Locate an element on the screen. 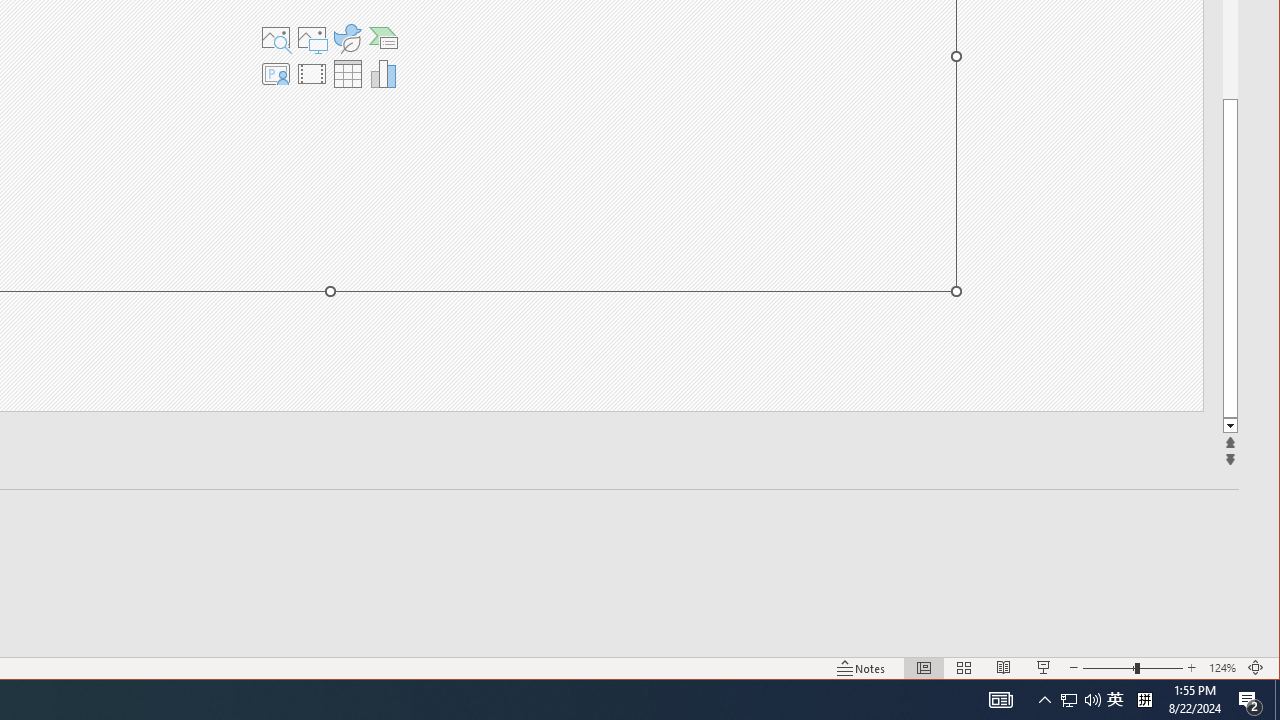  'Zoom 124%' is located at coordinates (1221, 668).